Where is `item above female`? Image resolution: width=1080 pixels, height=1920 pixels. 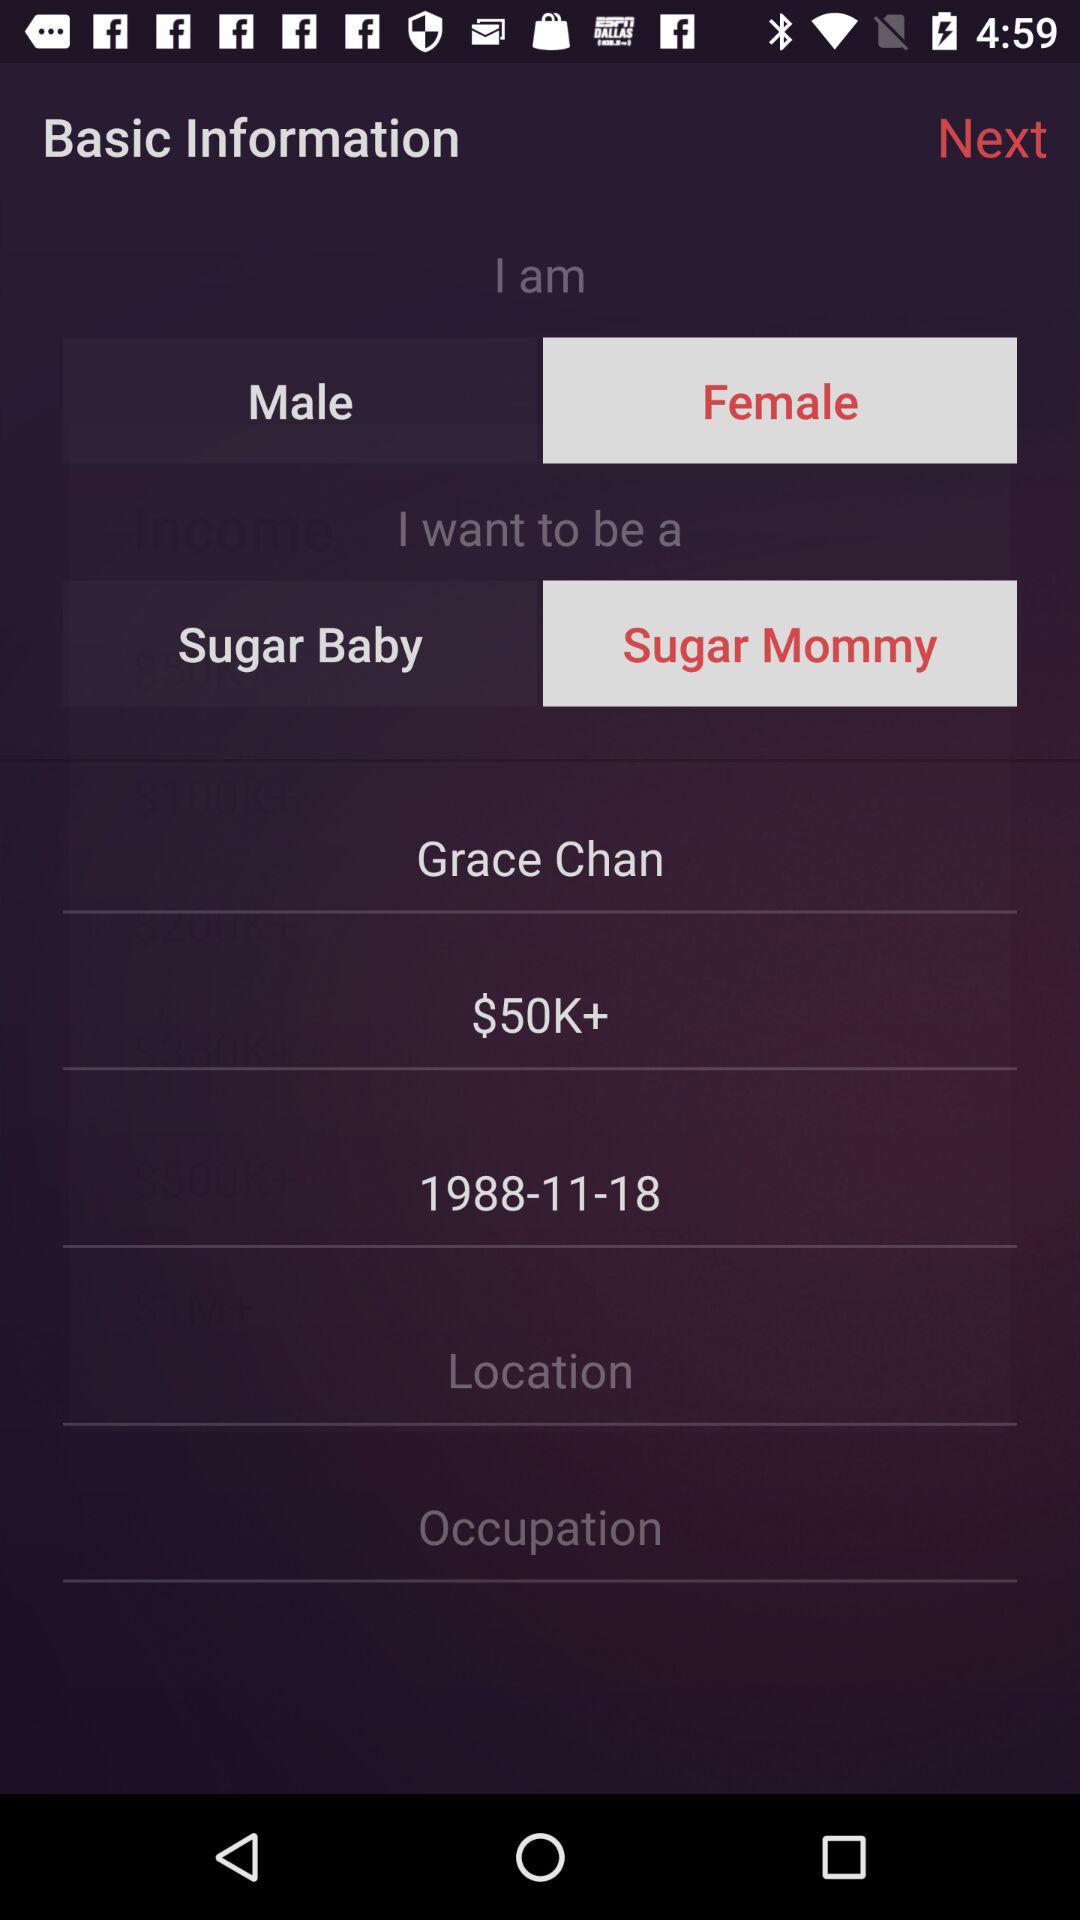
item above female is located at coordinates (992, 135).